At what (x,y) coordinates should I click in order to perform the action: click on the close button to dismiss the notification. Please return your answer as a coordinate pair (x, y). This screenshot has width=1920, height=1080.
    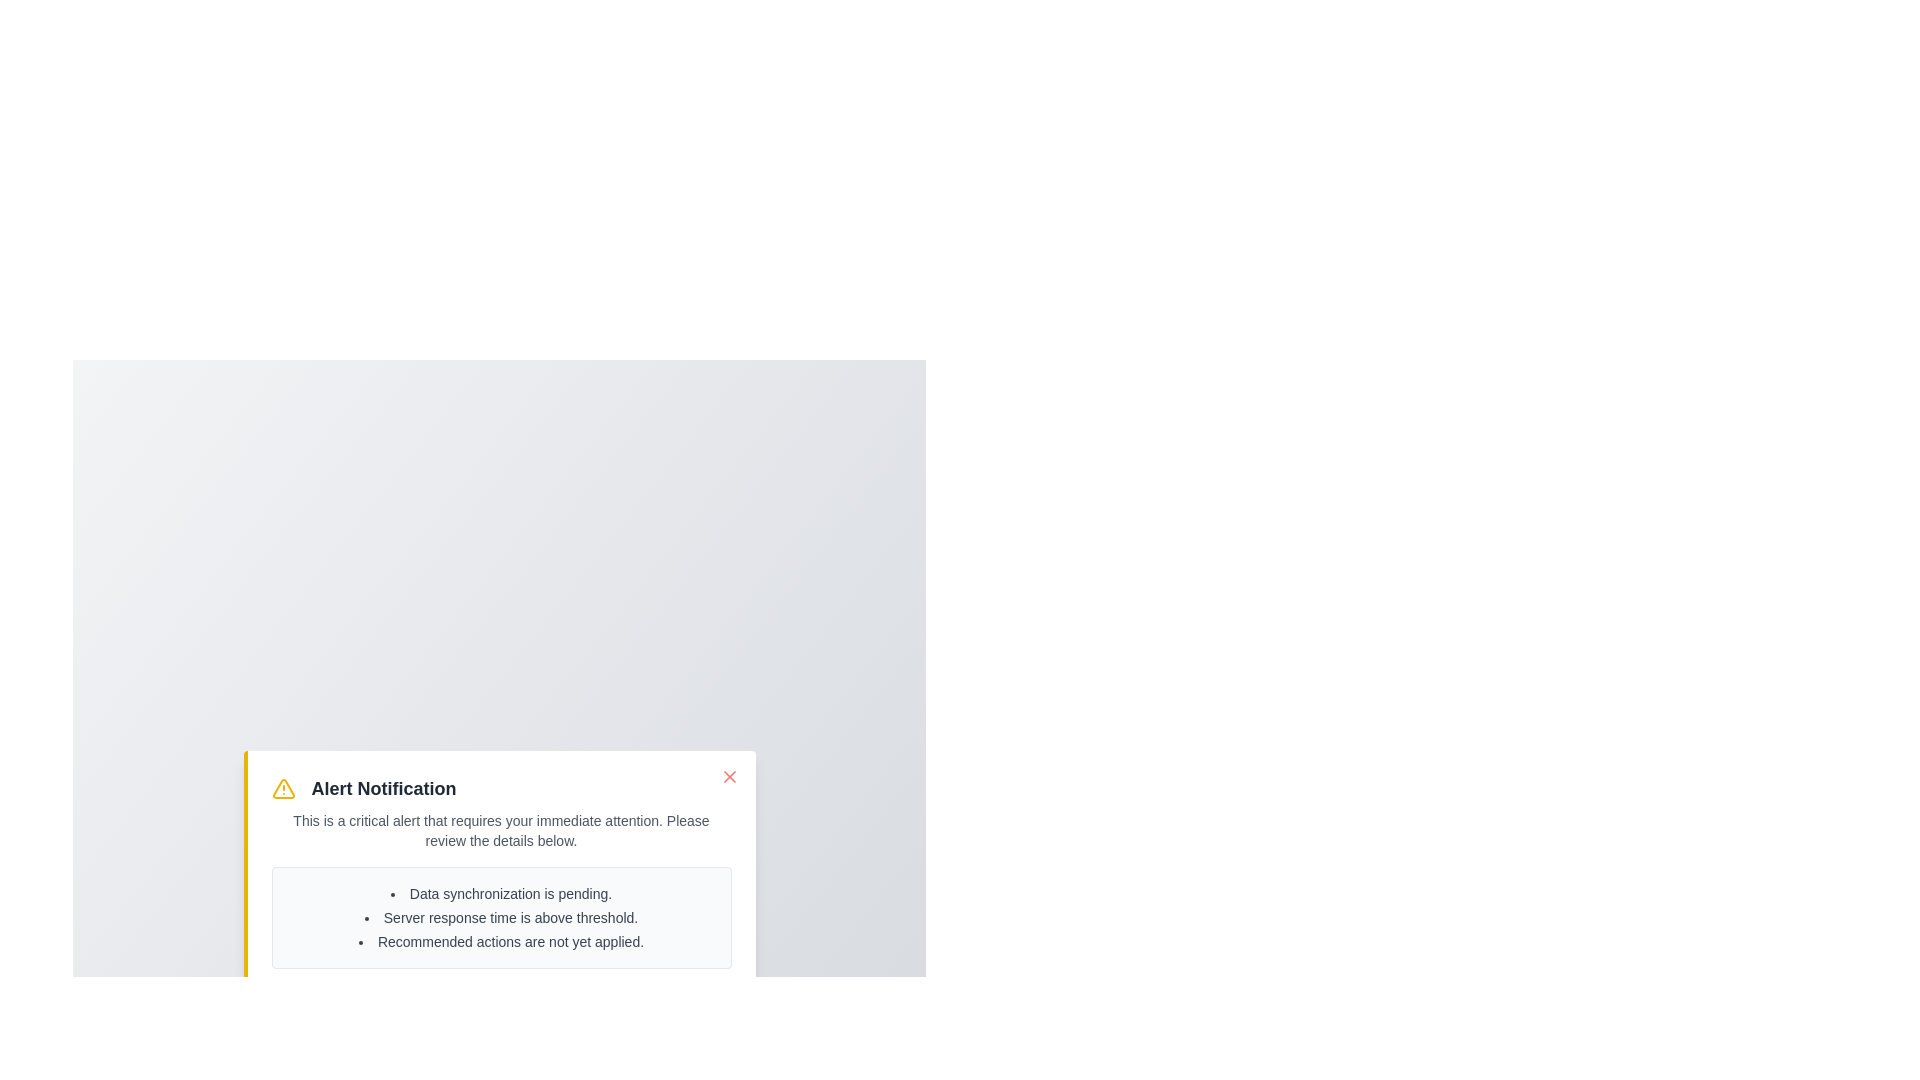
    Looking at the image, I should click on (728, 775).